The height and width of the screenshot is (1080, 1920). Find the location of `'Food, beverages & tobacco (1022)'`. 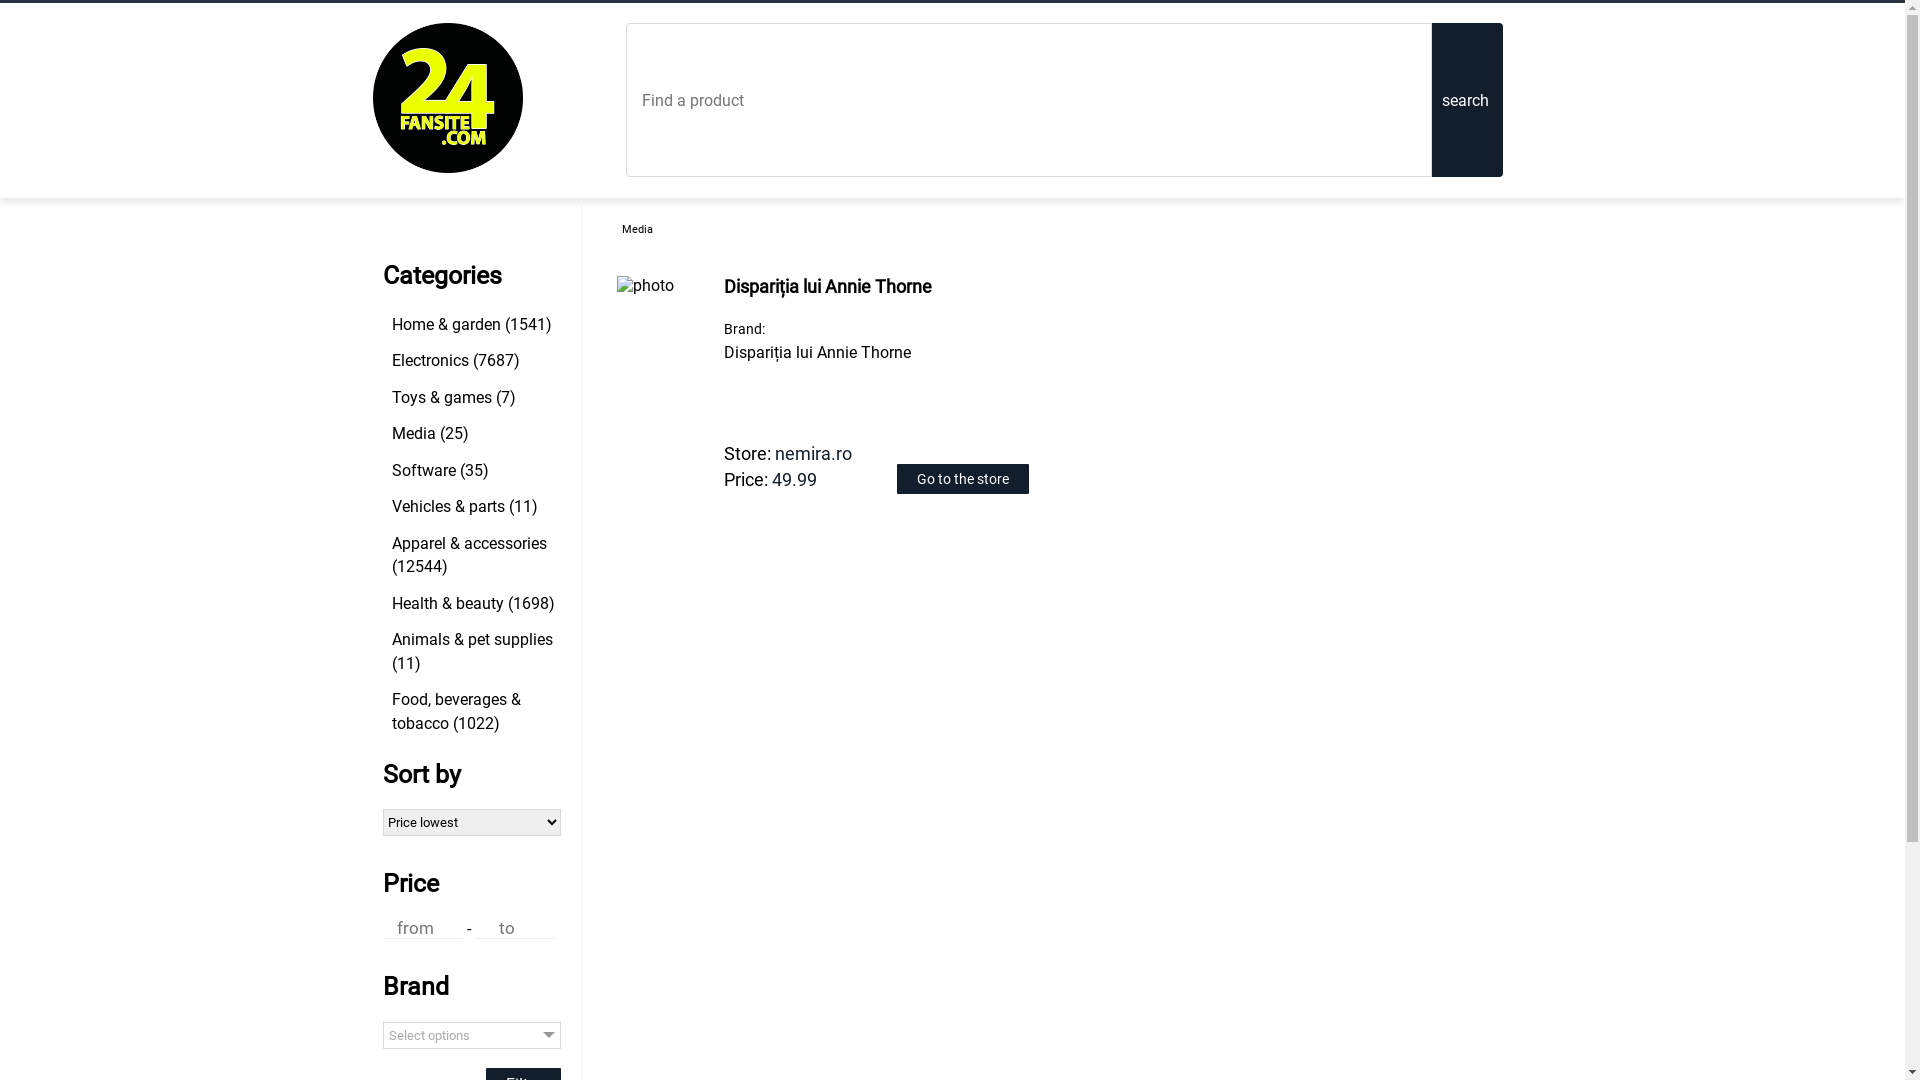

'Food, beverages & tobacco (1022)' is located at coordinates (473, 709).